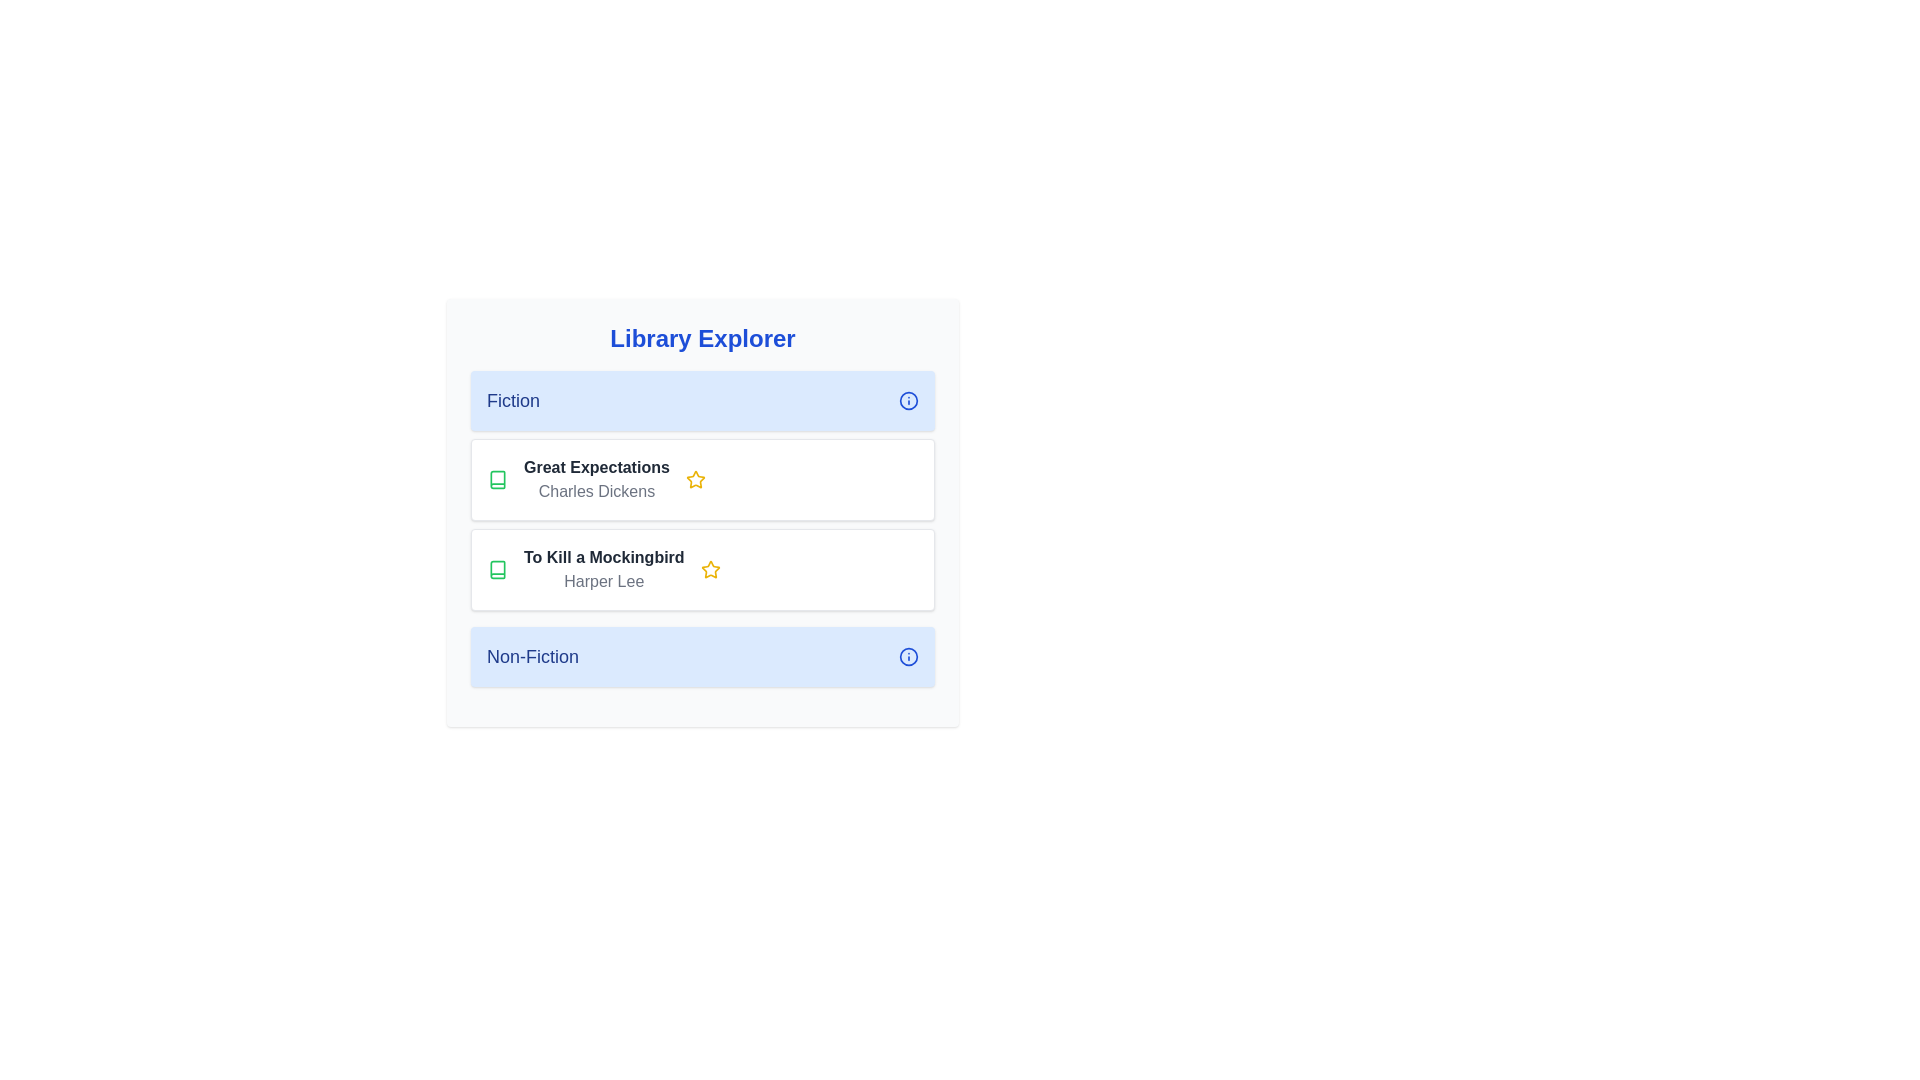 Image resolution: width=1920 pixels, height=1080 pixels. I want to click on the star icon to toggle the favorite status of a book. The parameter Great Expectations determines which book's star icon to click, so click(695, 479).